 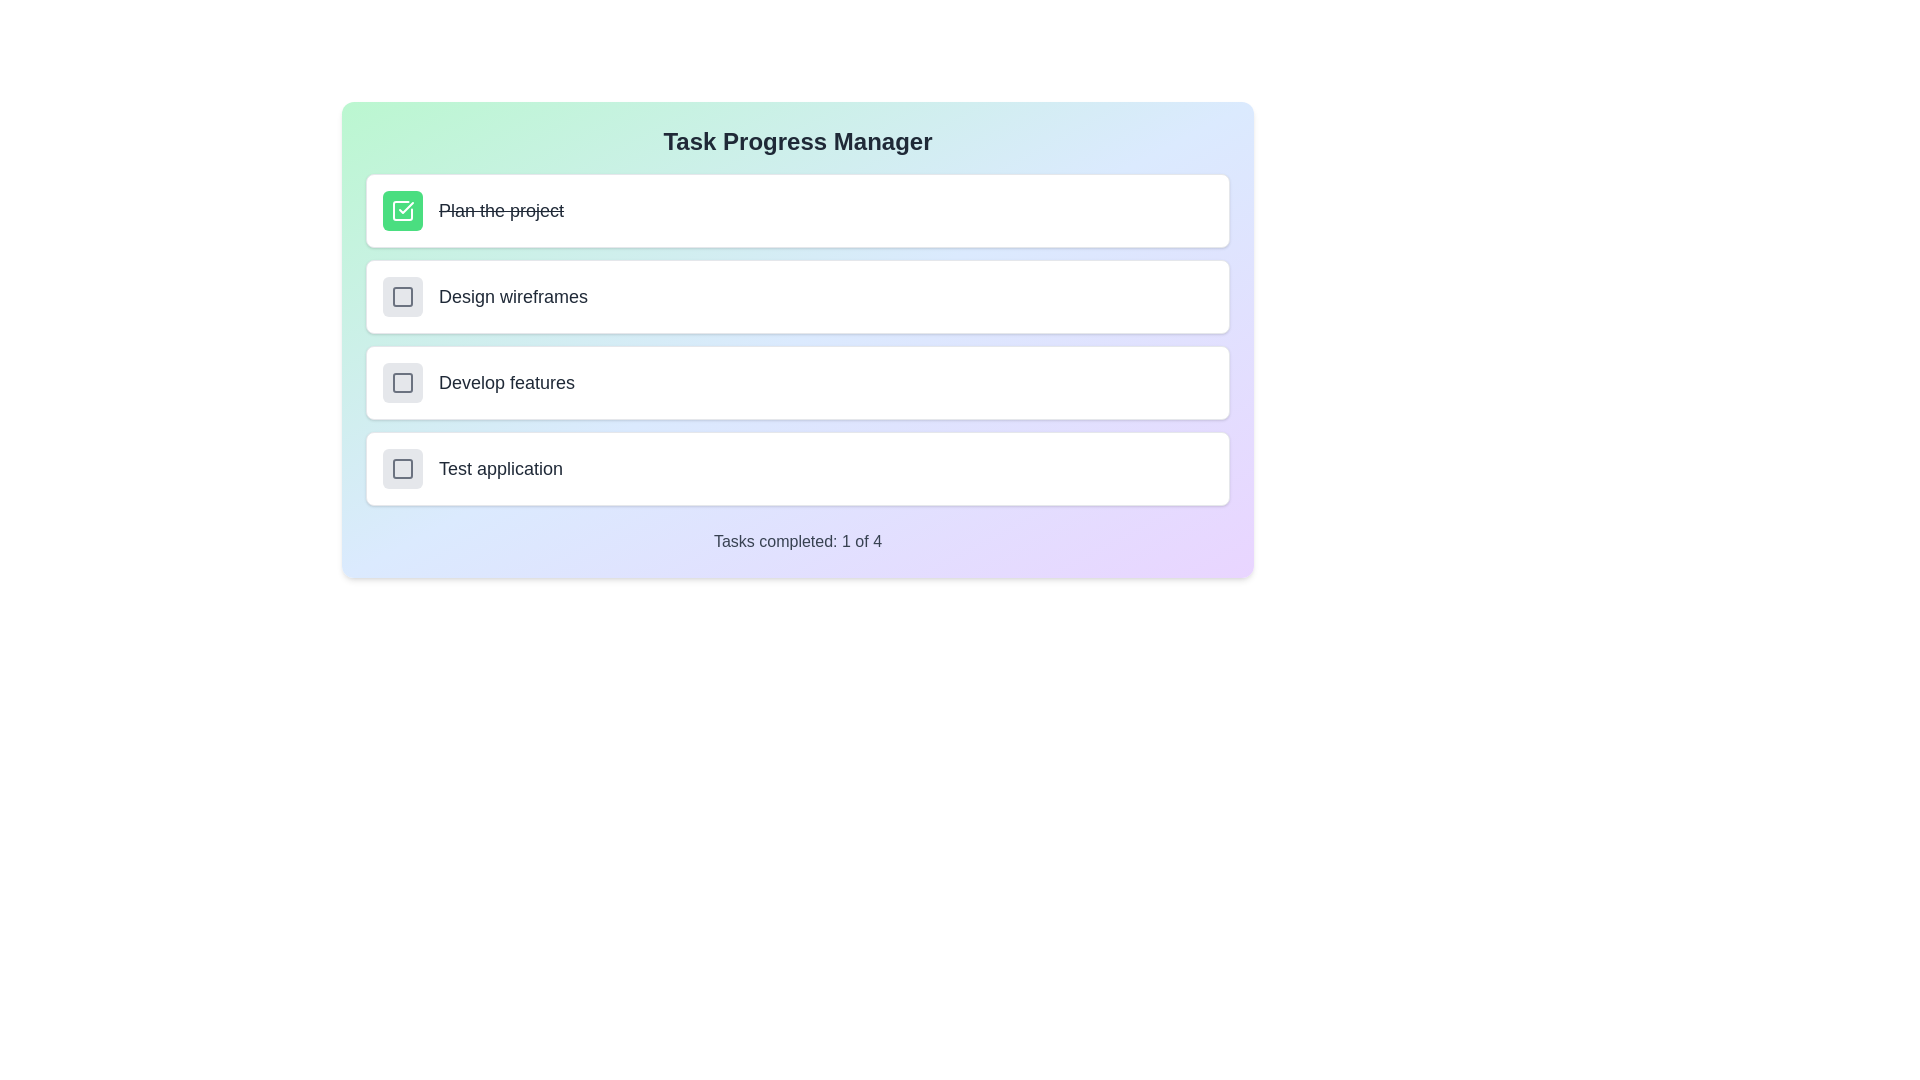 I want to click on the clickable checkbox that marks the 'Test application' task as completed, so click(x=402, y=469).